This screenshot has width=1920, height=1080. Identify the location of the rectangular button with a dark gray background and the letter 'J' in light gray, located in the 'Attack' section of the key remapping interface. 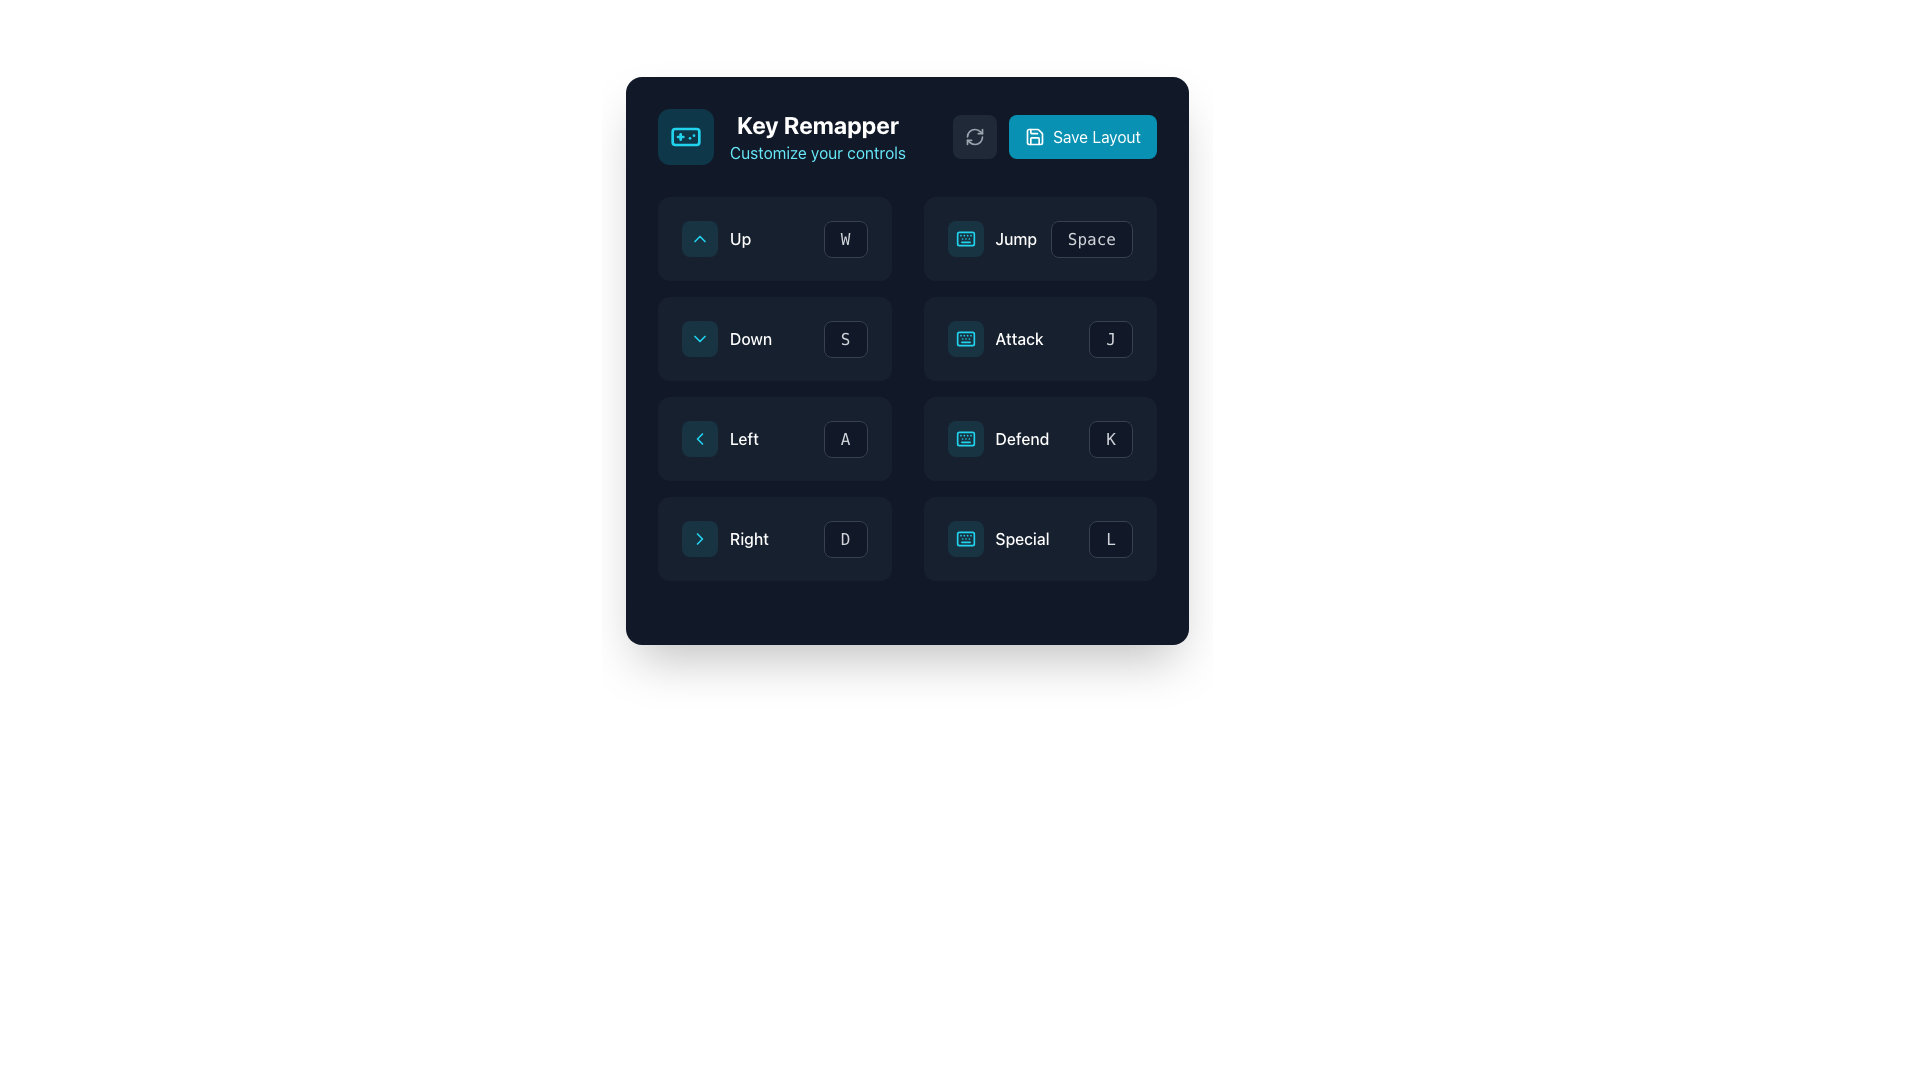
(1110, 338).